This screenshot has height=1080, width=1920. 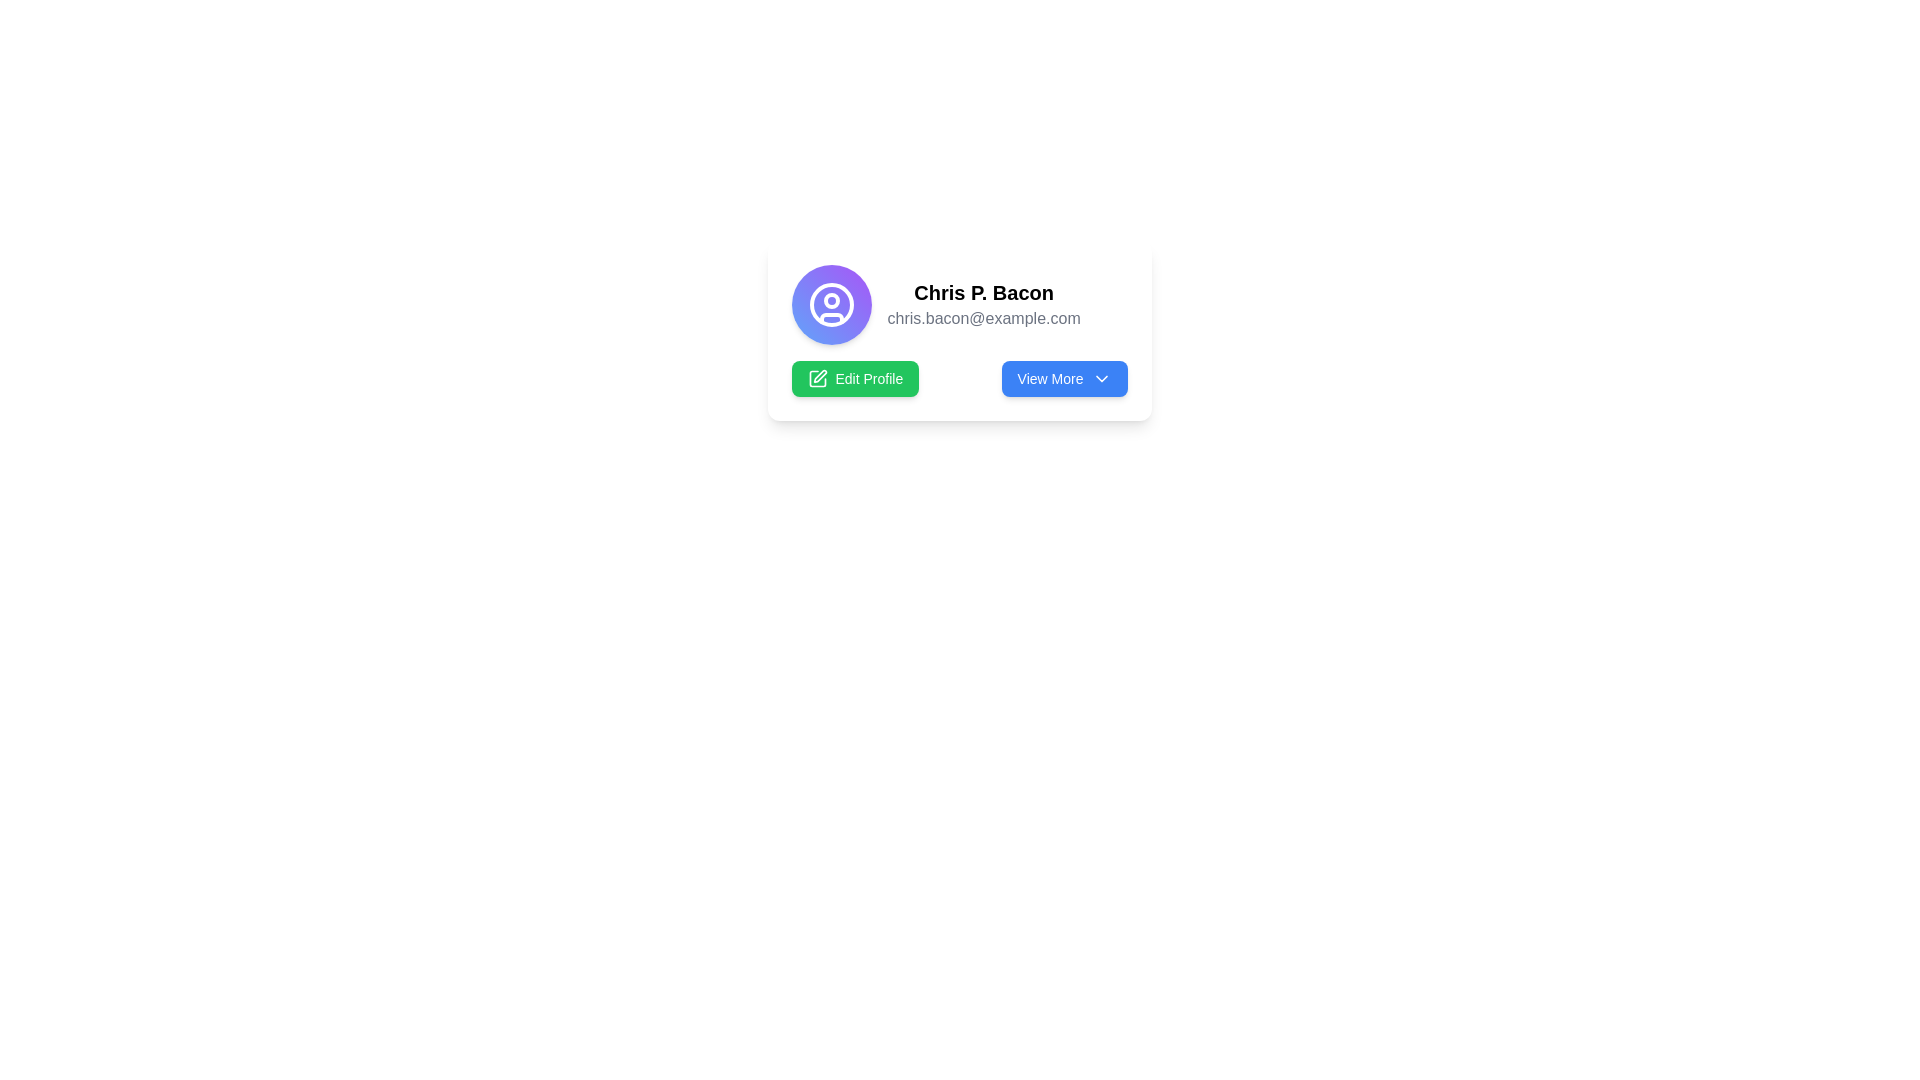 What do you see at coordinates (983, 293) in the screenshot?
I see `the bold header text reading 'Chris P. Bacon'` at bounding box center [983, 293].